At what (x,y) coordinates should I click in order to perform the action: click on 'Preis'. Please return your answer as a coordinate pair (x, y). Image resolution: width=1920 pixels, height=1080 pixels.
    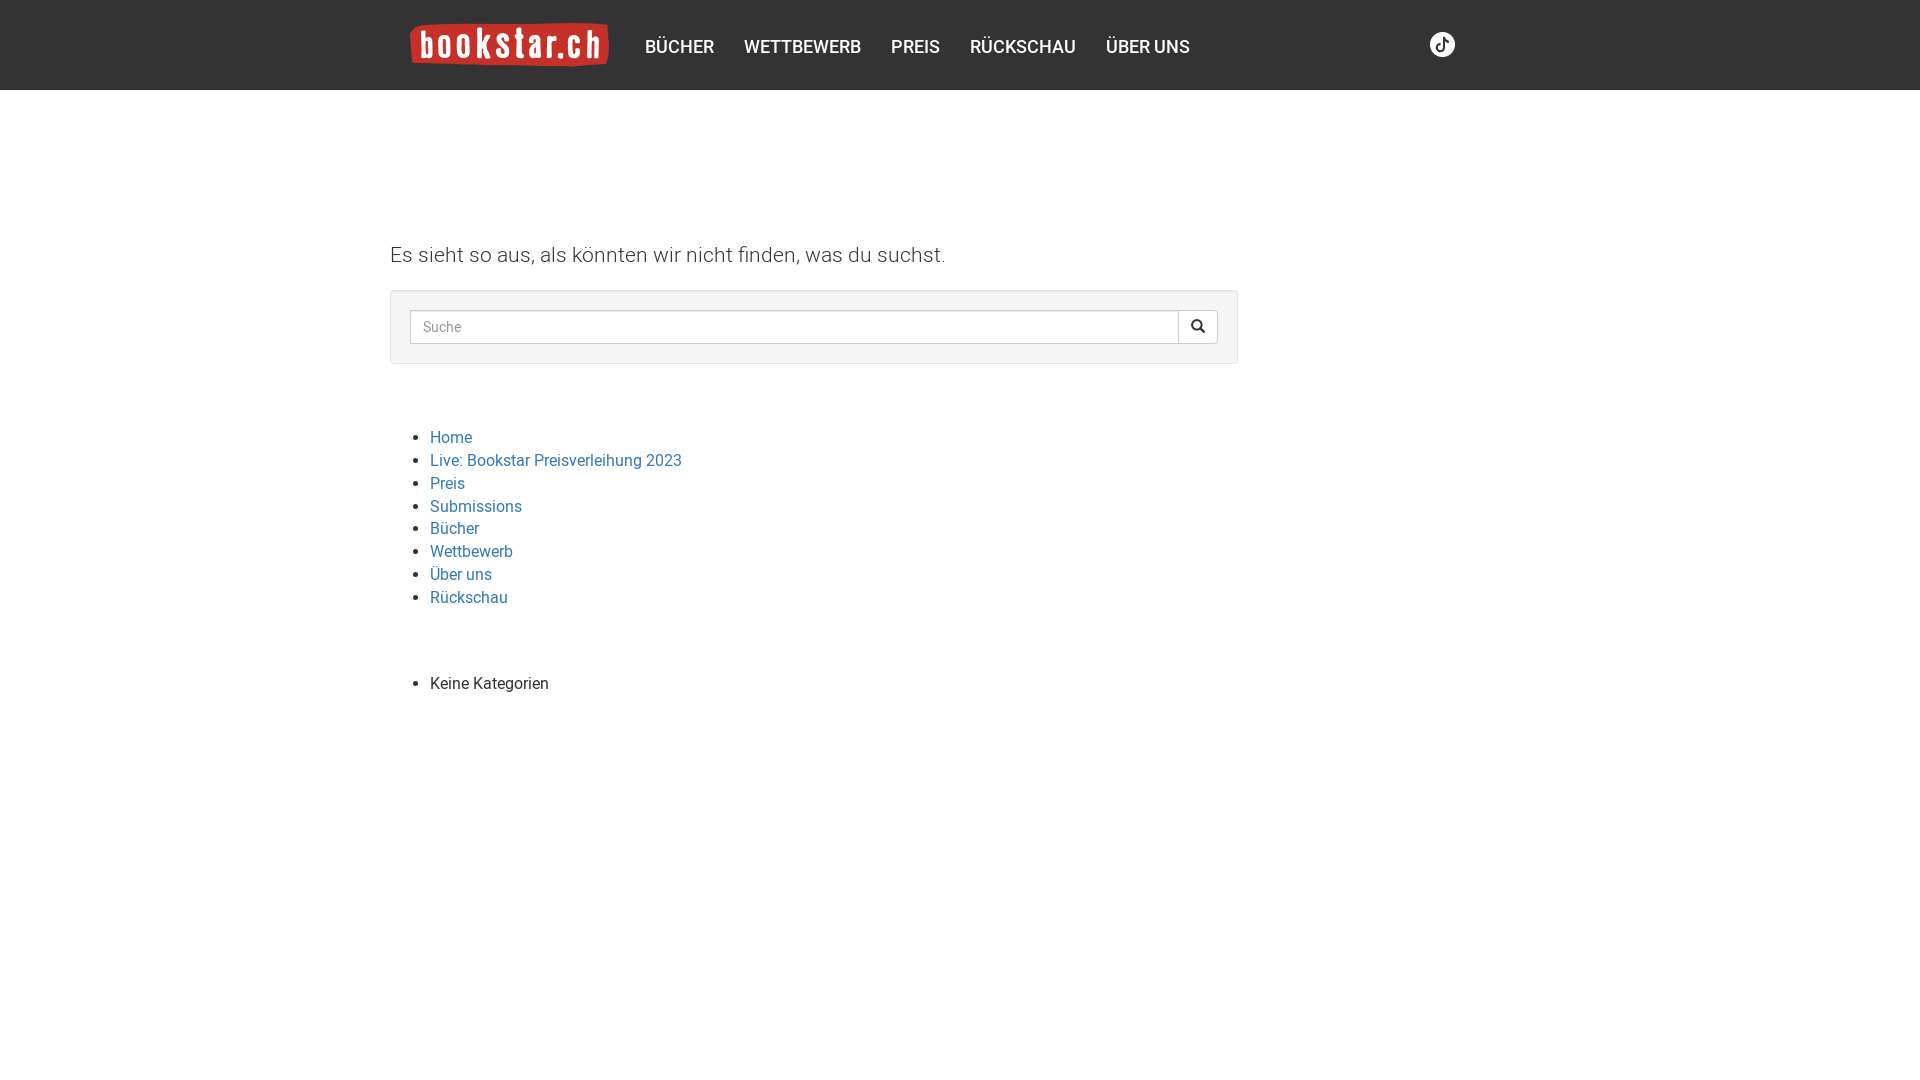
    Looking at the image, I should click on (446, 483).